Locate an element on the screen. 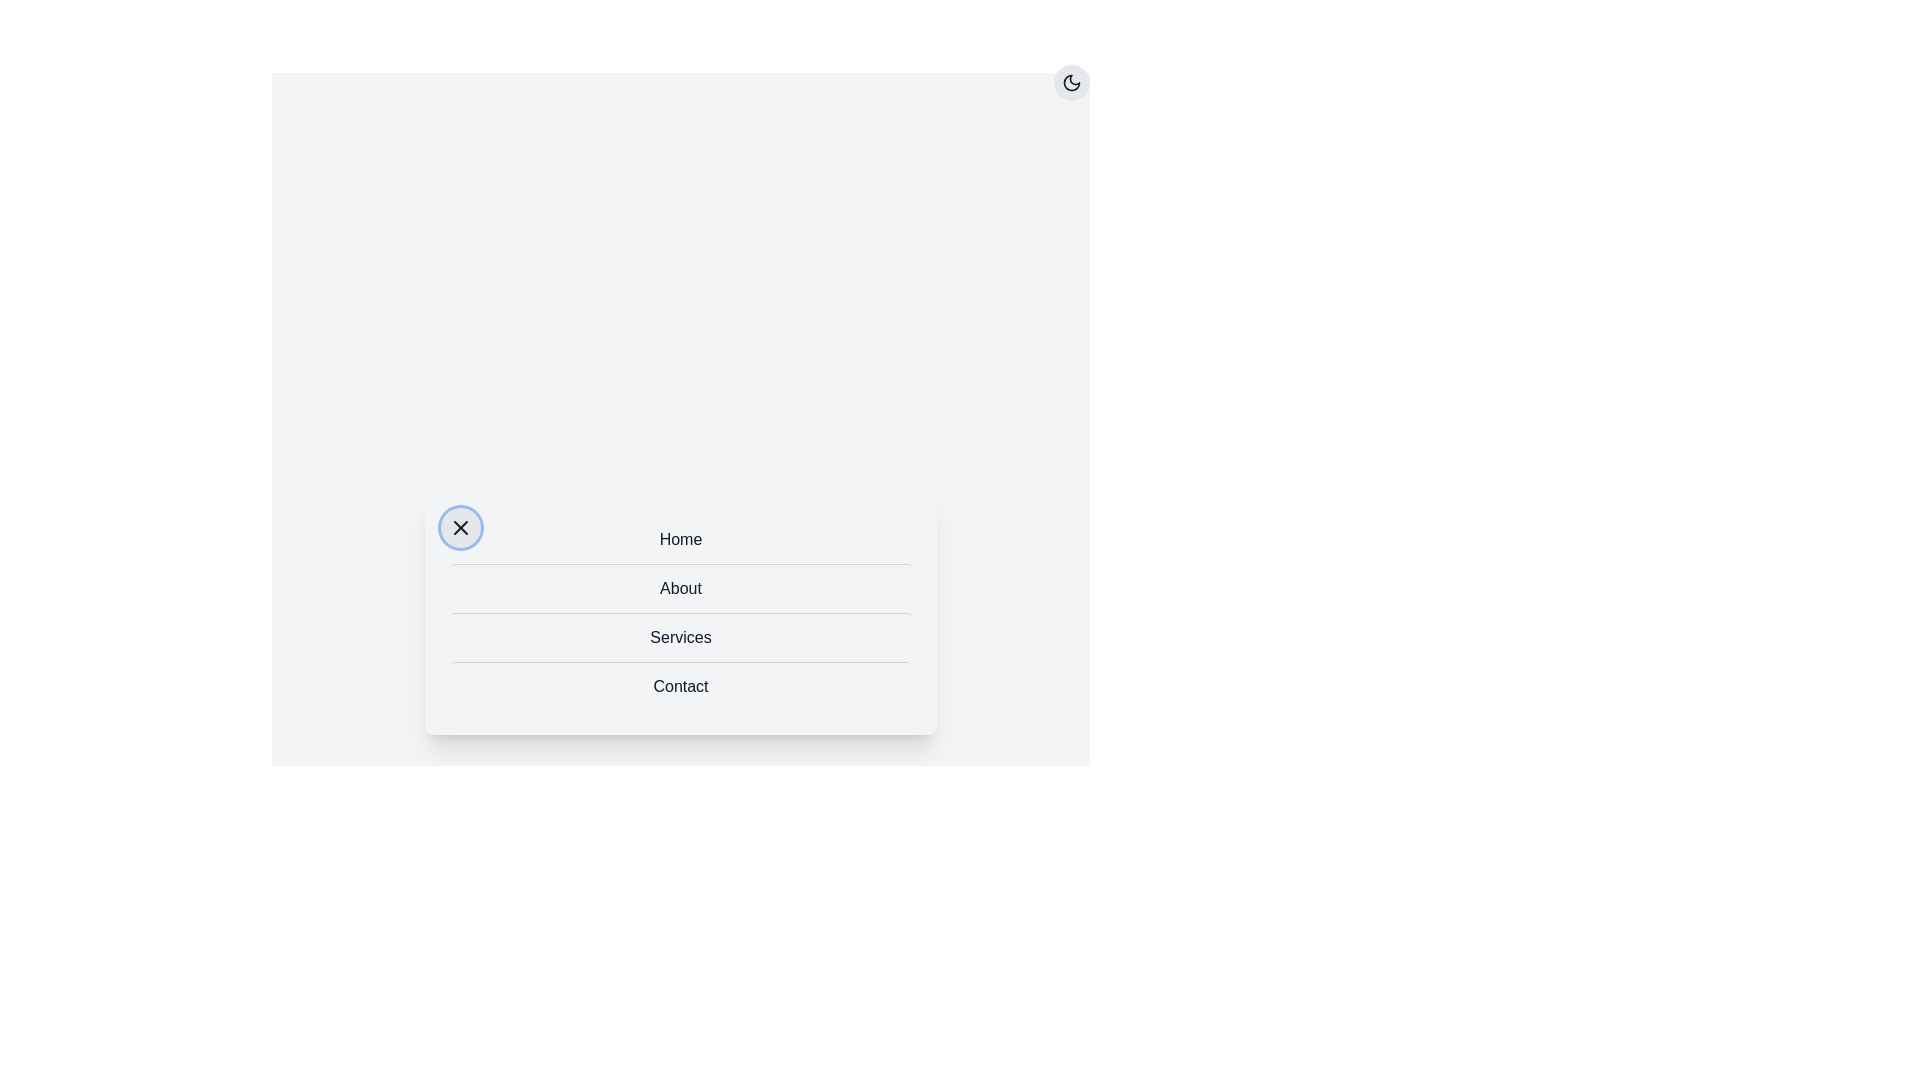 This screenshot has height=1080, width=1920. the menu item Services by hovering over it is located at coordinates (681, 636).